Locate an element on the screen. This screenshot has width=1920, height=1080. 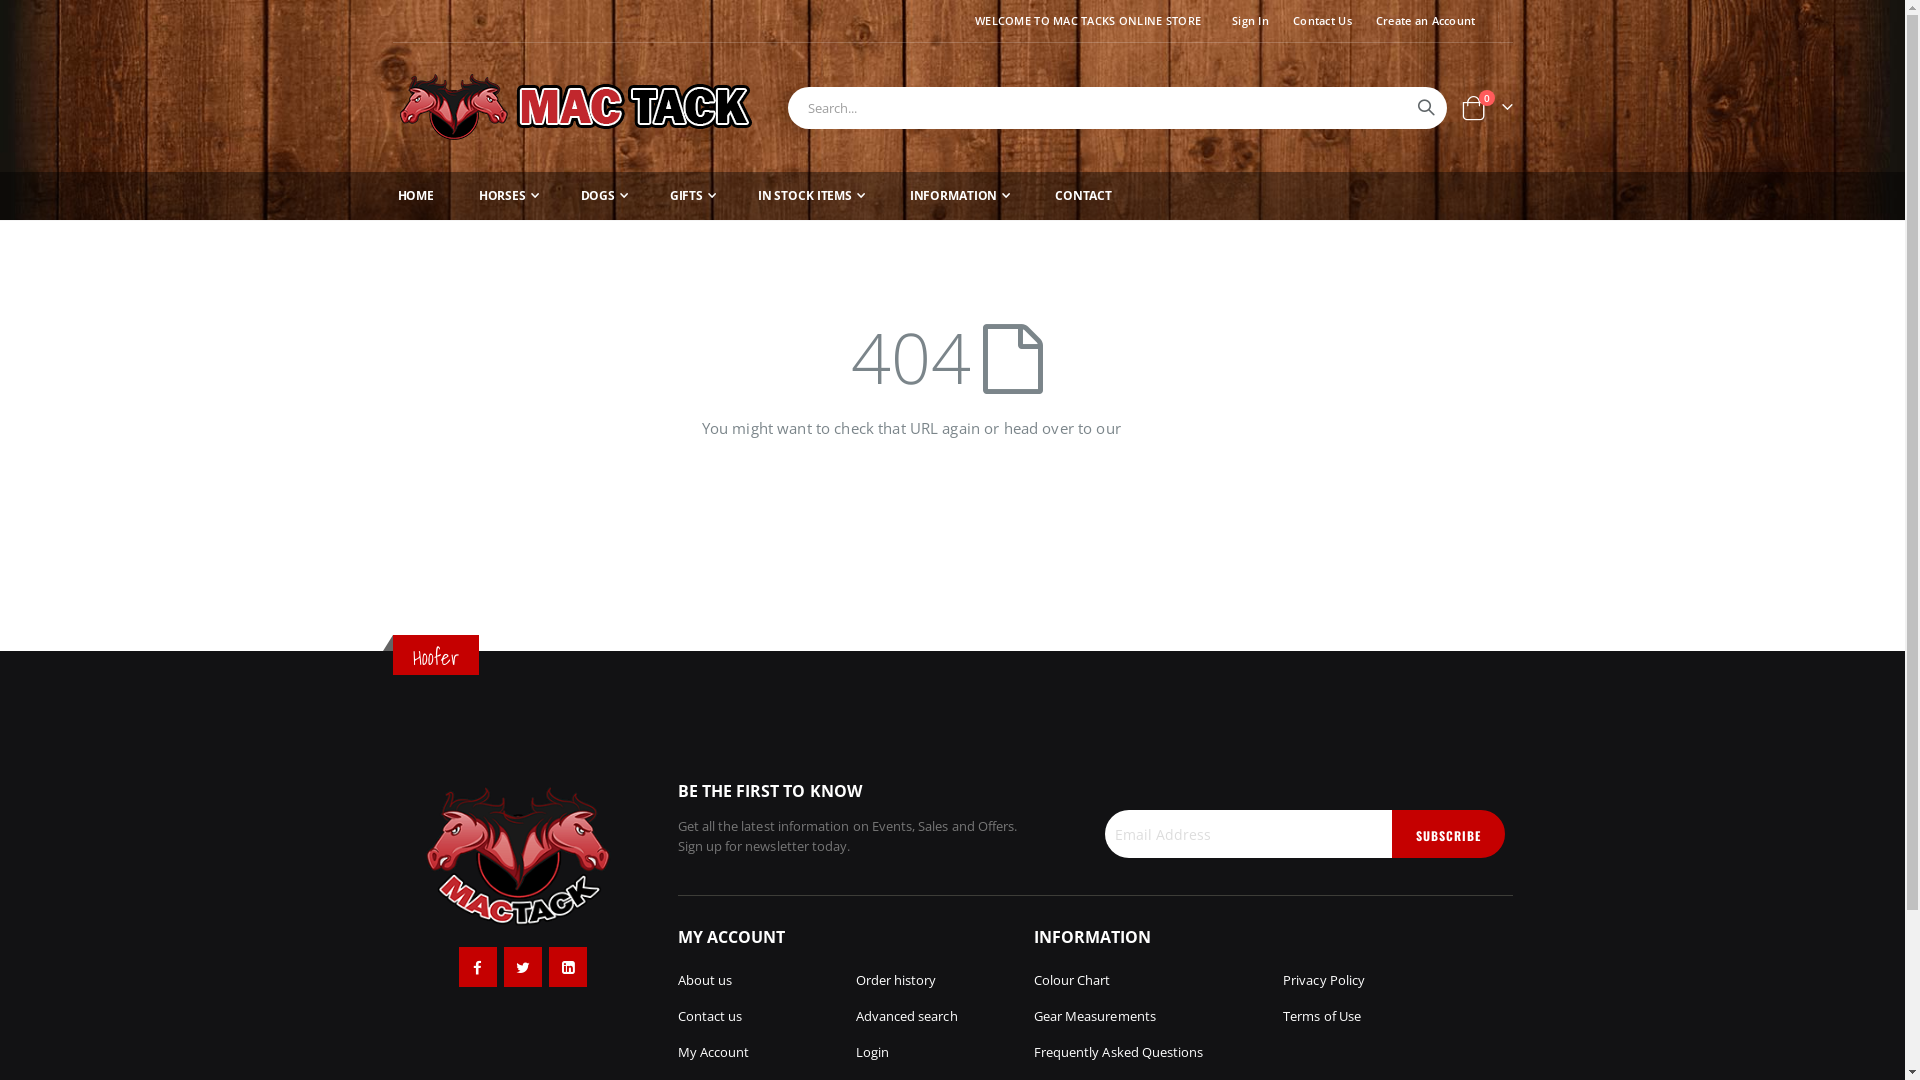
'Sign In' is located at coordinates (1214, 20).